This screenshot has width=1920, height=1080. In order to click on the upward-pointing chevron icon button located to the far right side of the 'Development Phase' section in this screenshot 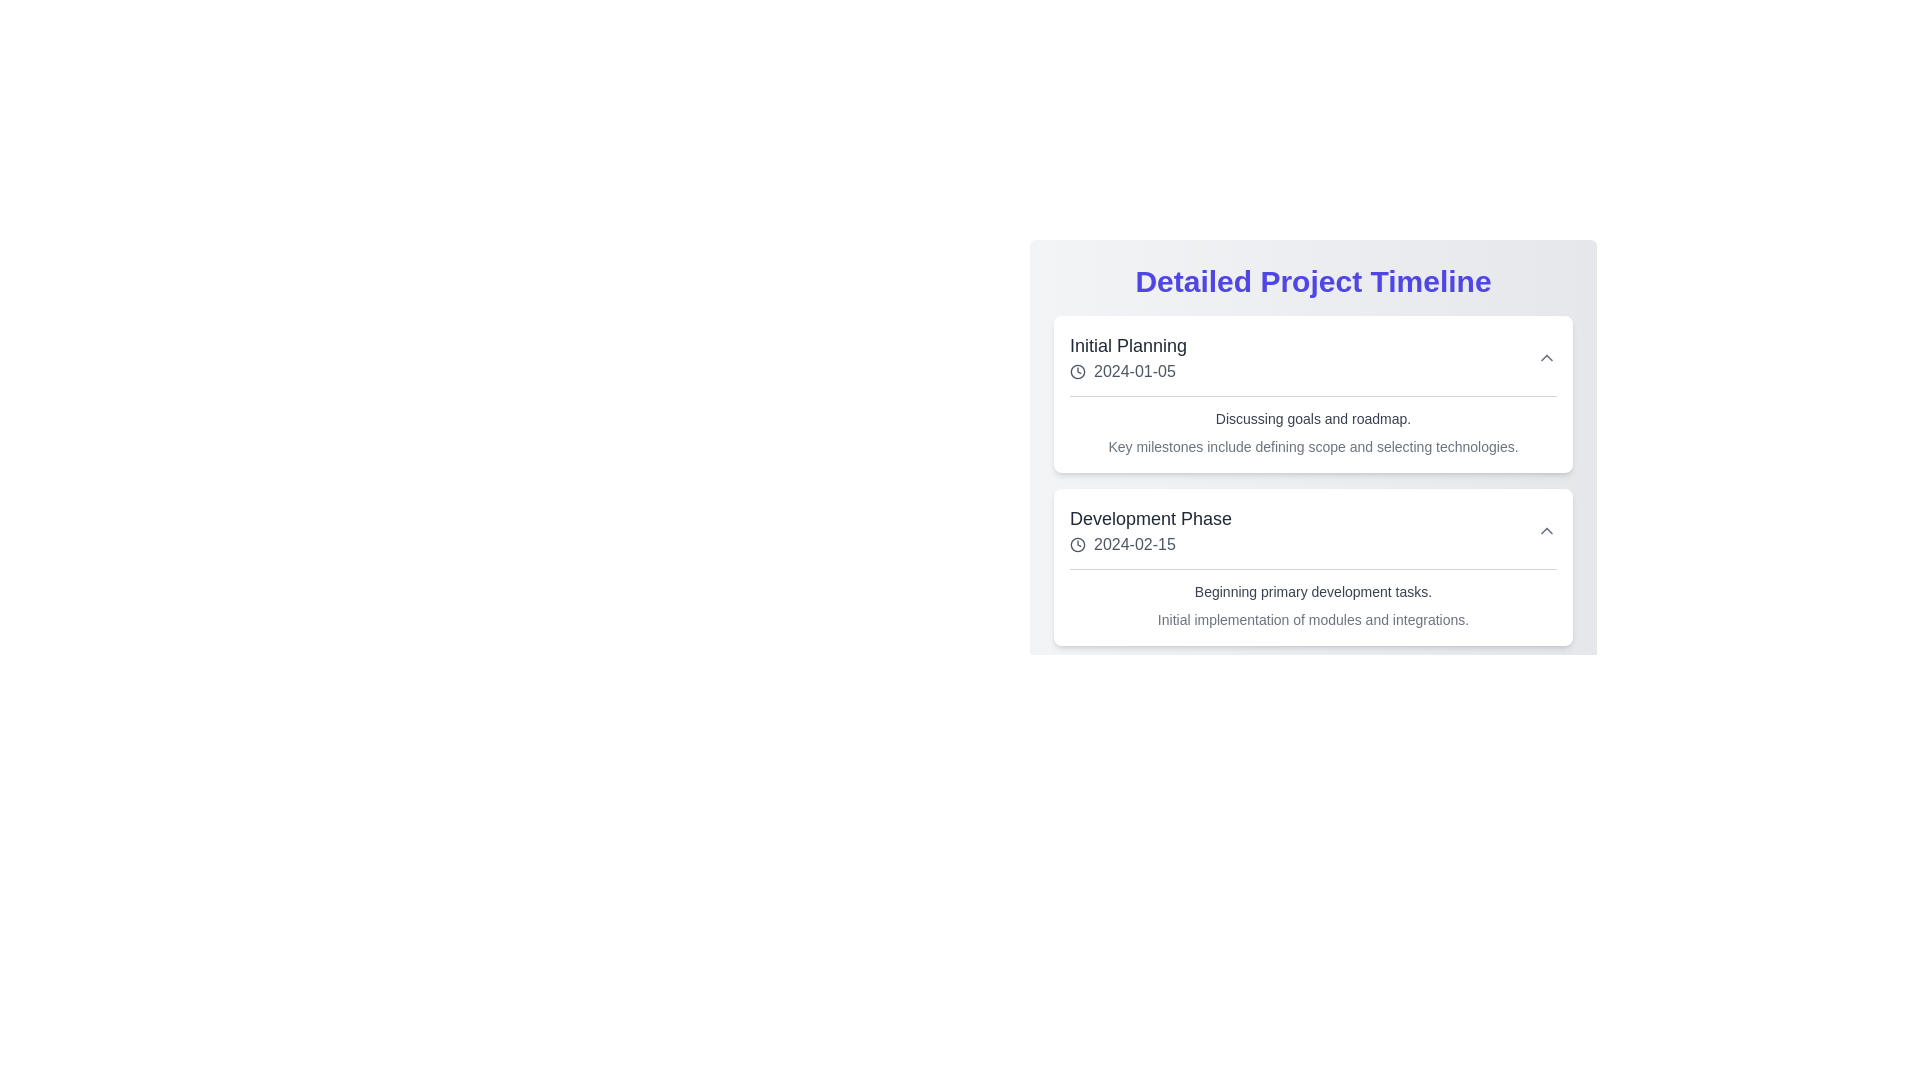, I will do `click(1545, 530)`.